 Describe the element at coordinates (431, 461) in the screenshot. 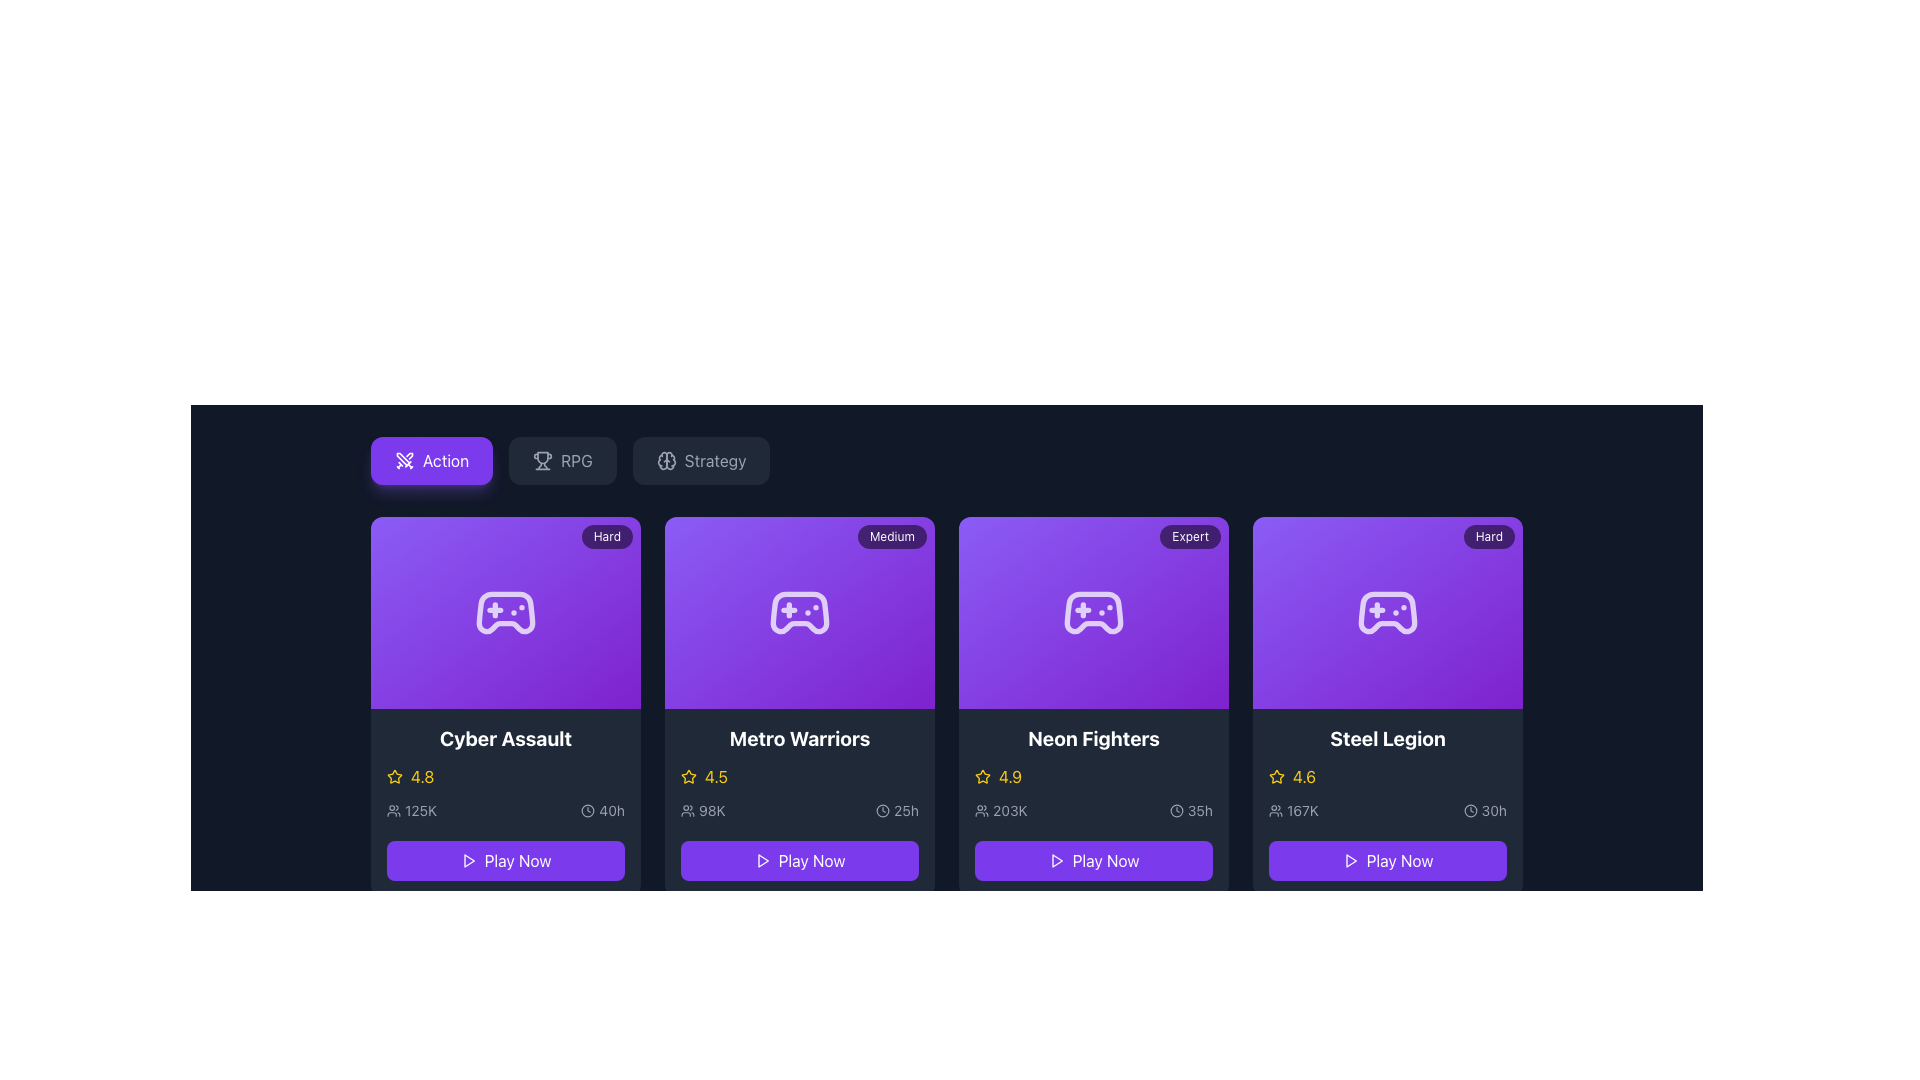

I see `the 'Action' category selector button located at the top-left corner of the category buttons layout` at that location.